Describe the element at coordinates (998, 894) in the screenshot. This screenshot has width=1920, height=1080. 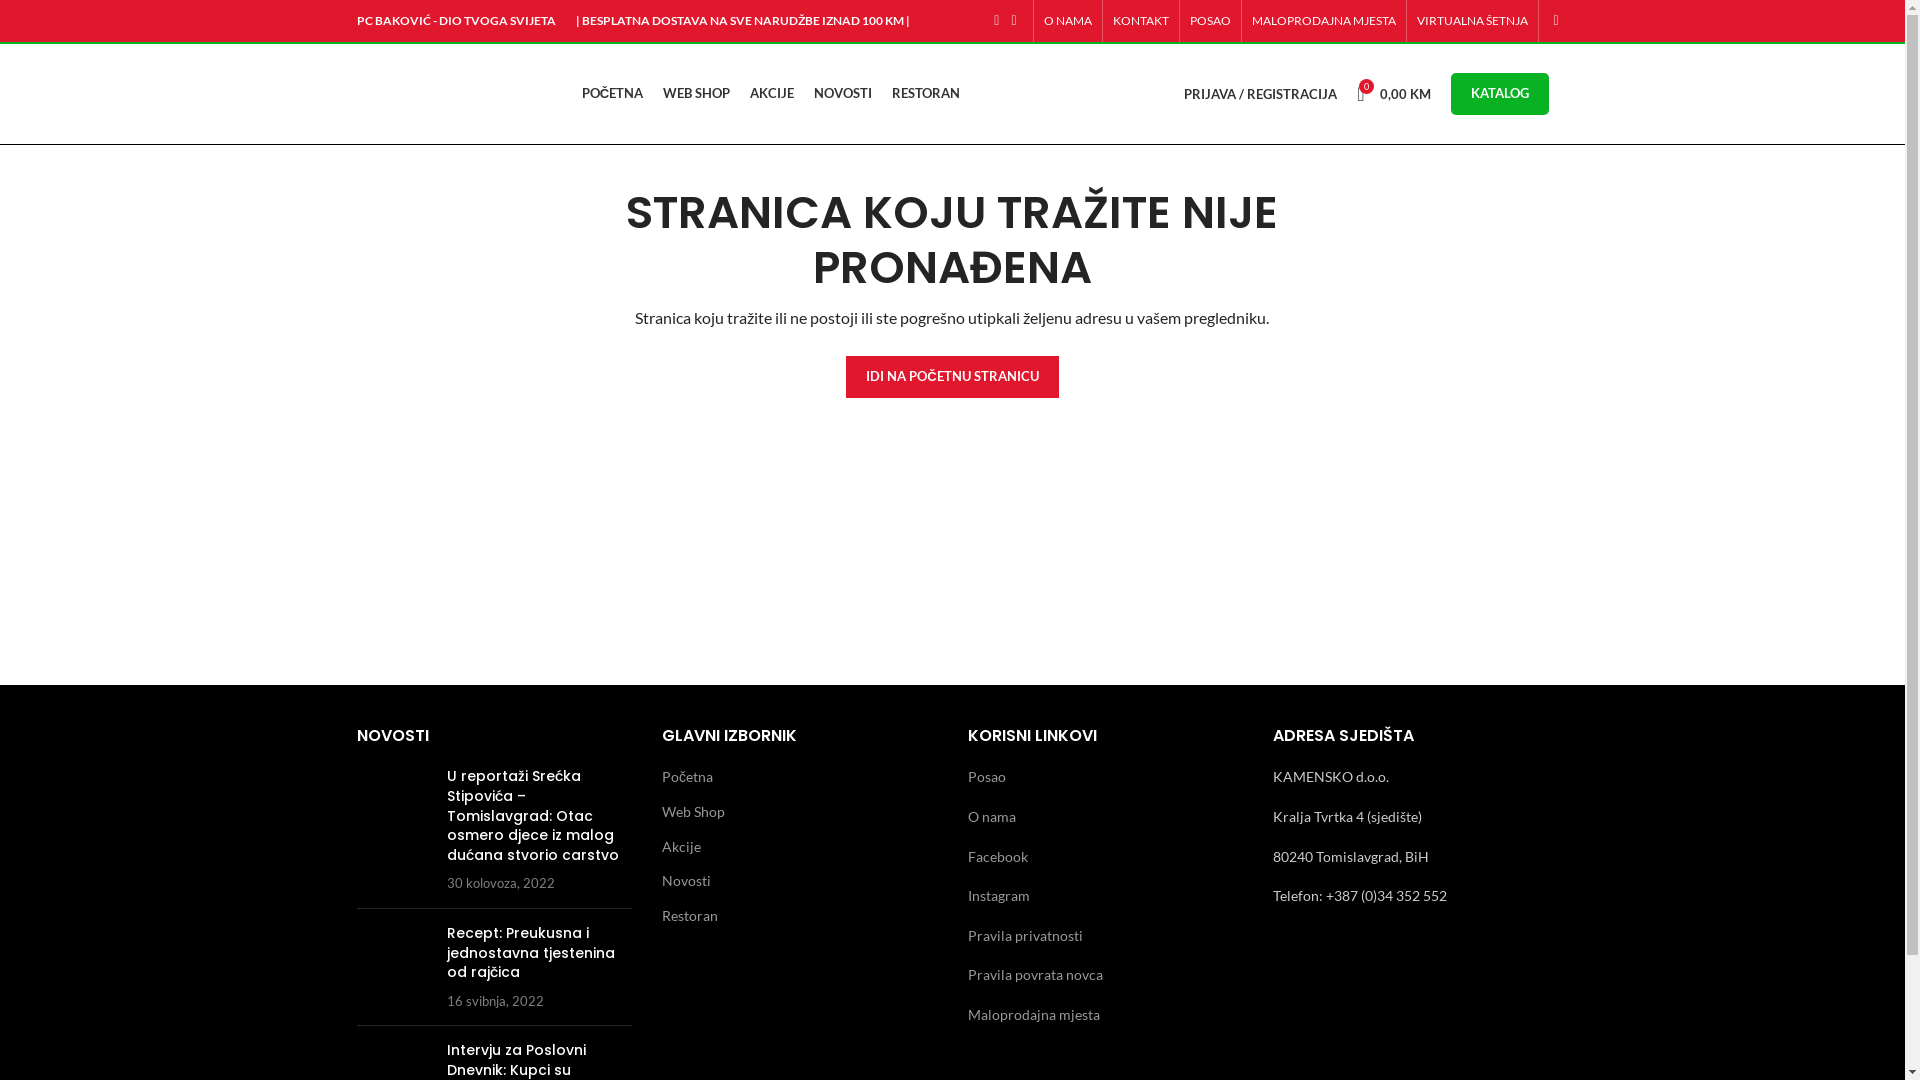
I see `'Instagram'` at that location.